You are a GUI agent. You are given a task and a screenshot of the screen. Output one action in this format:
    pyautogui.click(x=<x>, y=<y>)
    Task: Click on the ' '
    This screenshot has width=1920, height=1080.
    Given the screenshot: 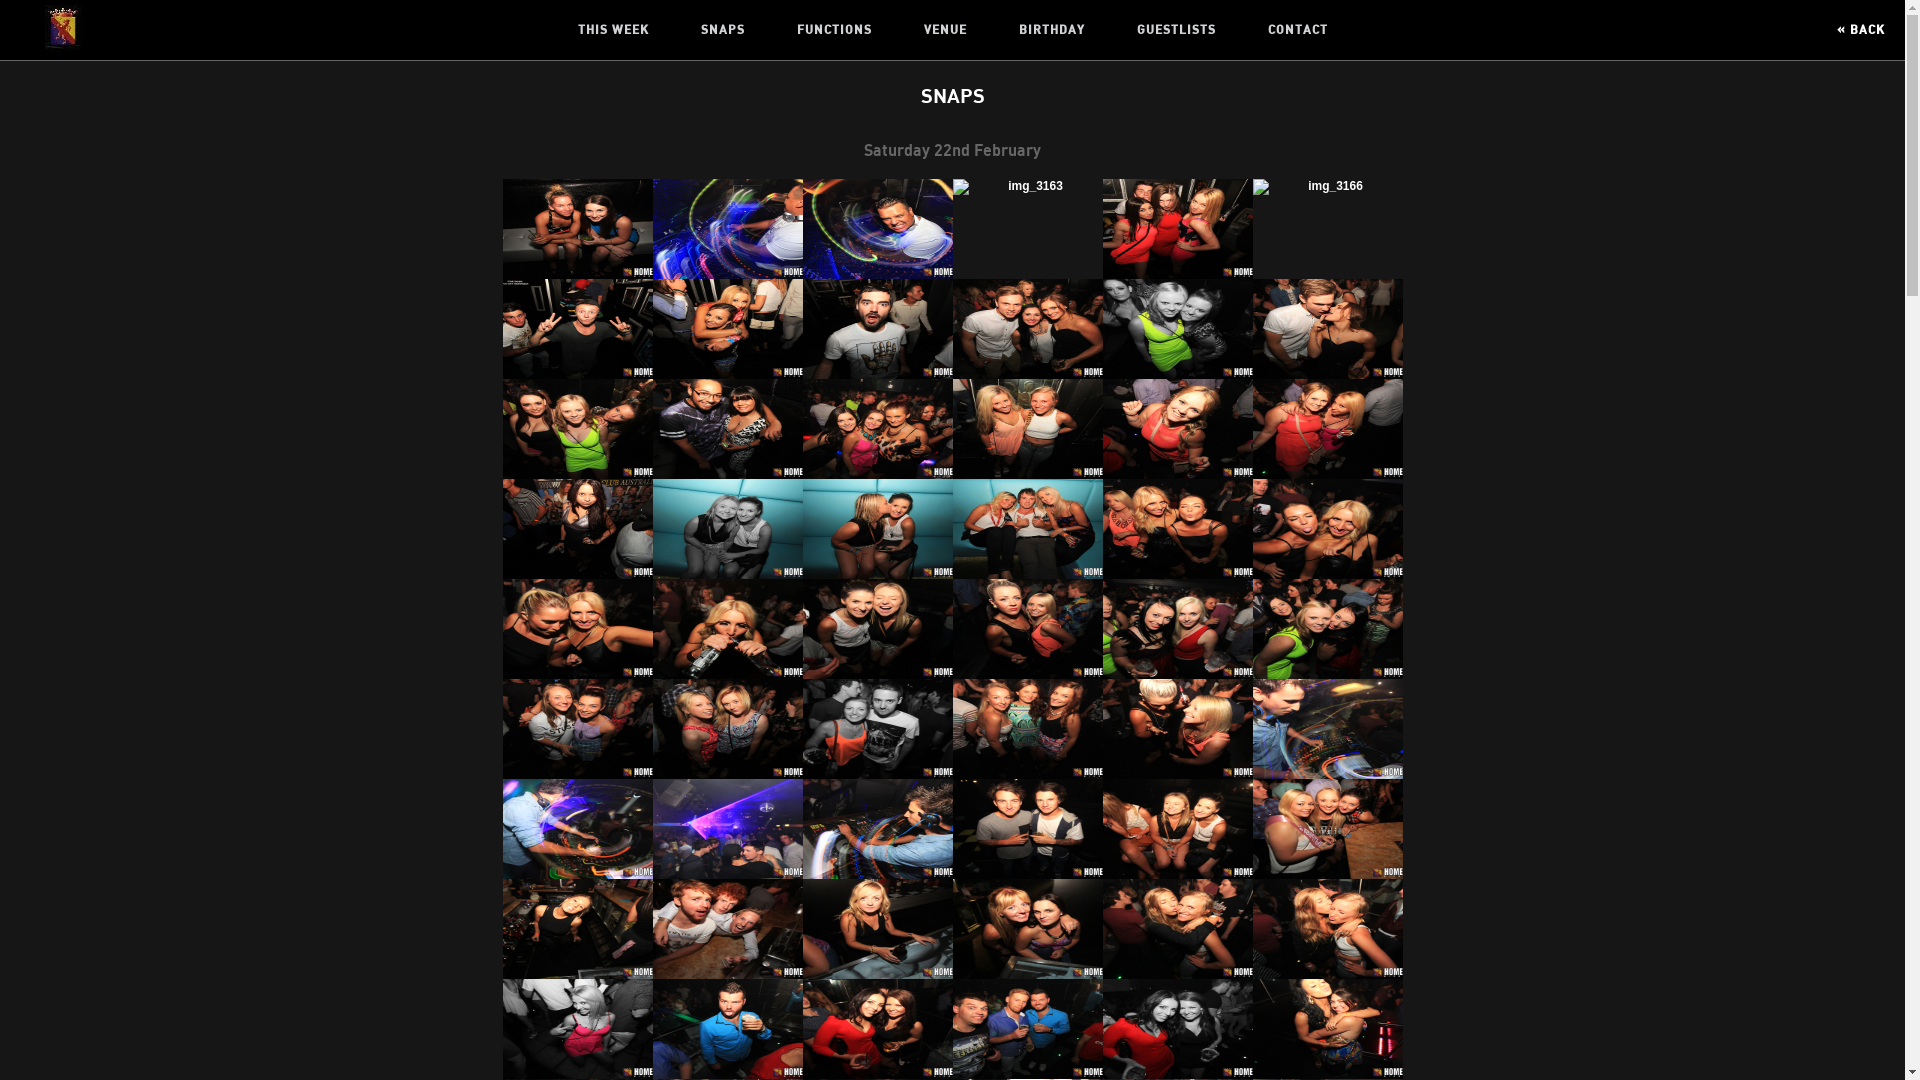 What is the action you would take?
    pyautogui.click(x=1027, y=227)
    